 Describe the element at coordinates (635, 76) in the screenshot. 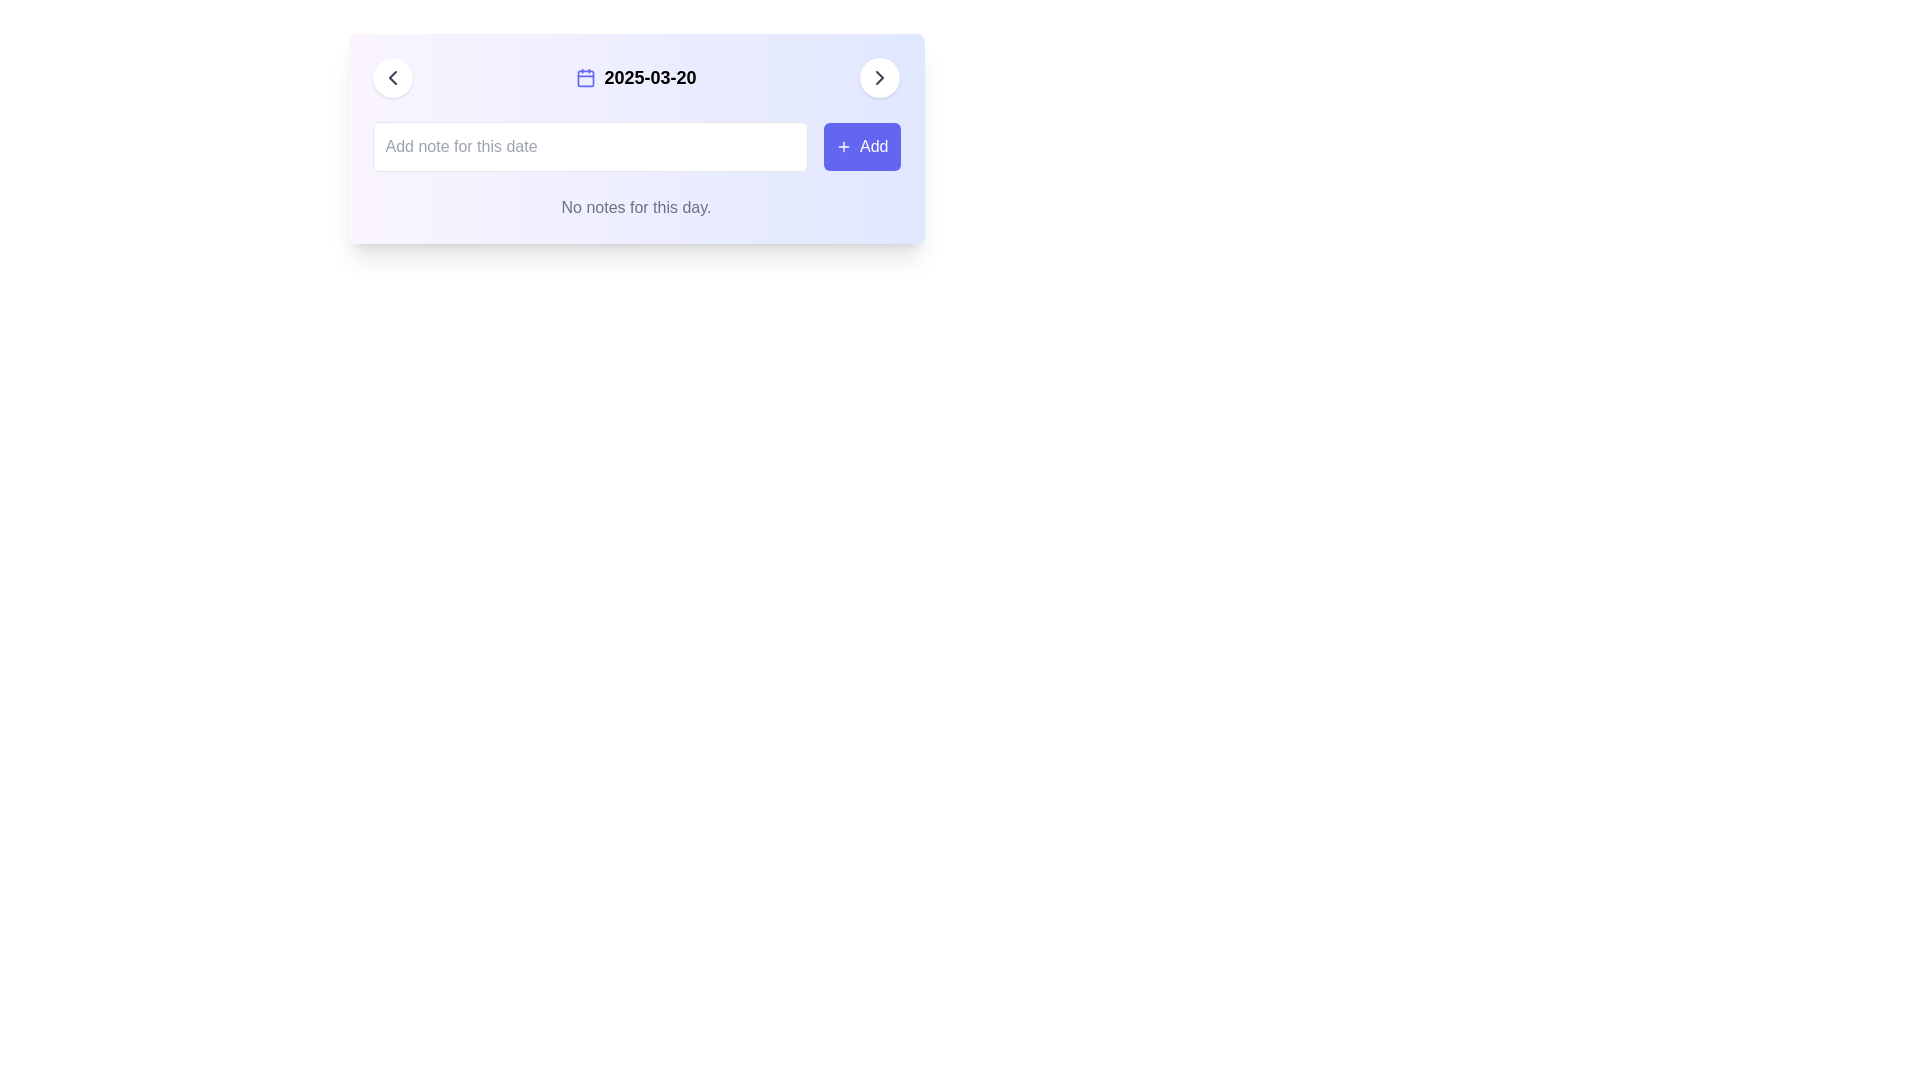

I see `the static text element displaying the currently selected date, which is centrally located at the top of the rectangular card panel` at that location.